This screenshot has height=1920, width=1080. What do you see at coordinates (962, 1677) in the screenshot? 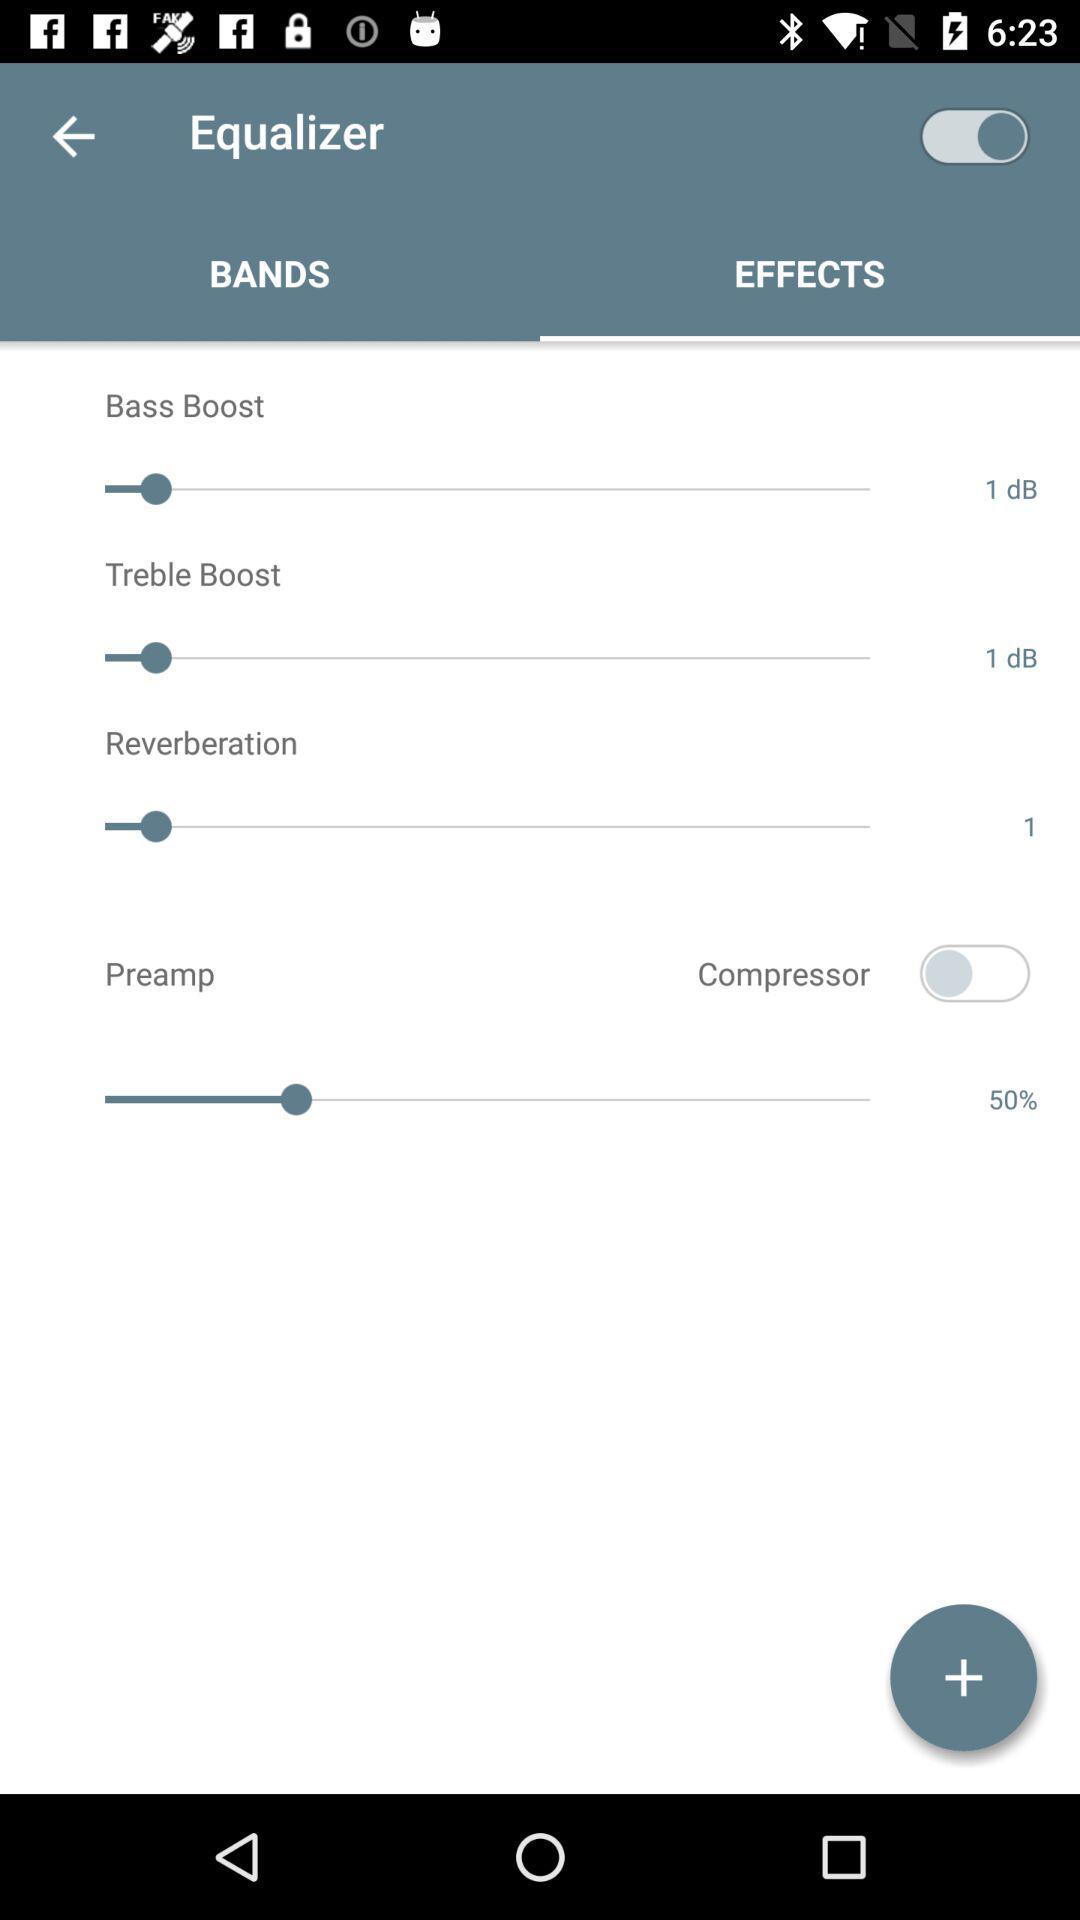
I see `the add icon` at bounding box center [962, 1677].